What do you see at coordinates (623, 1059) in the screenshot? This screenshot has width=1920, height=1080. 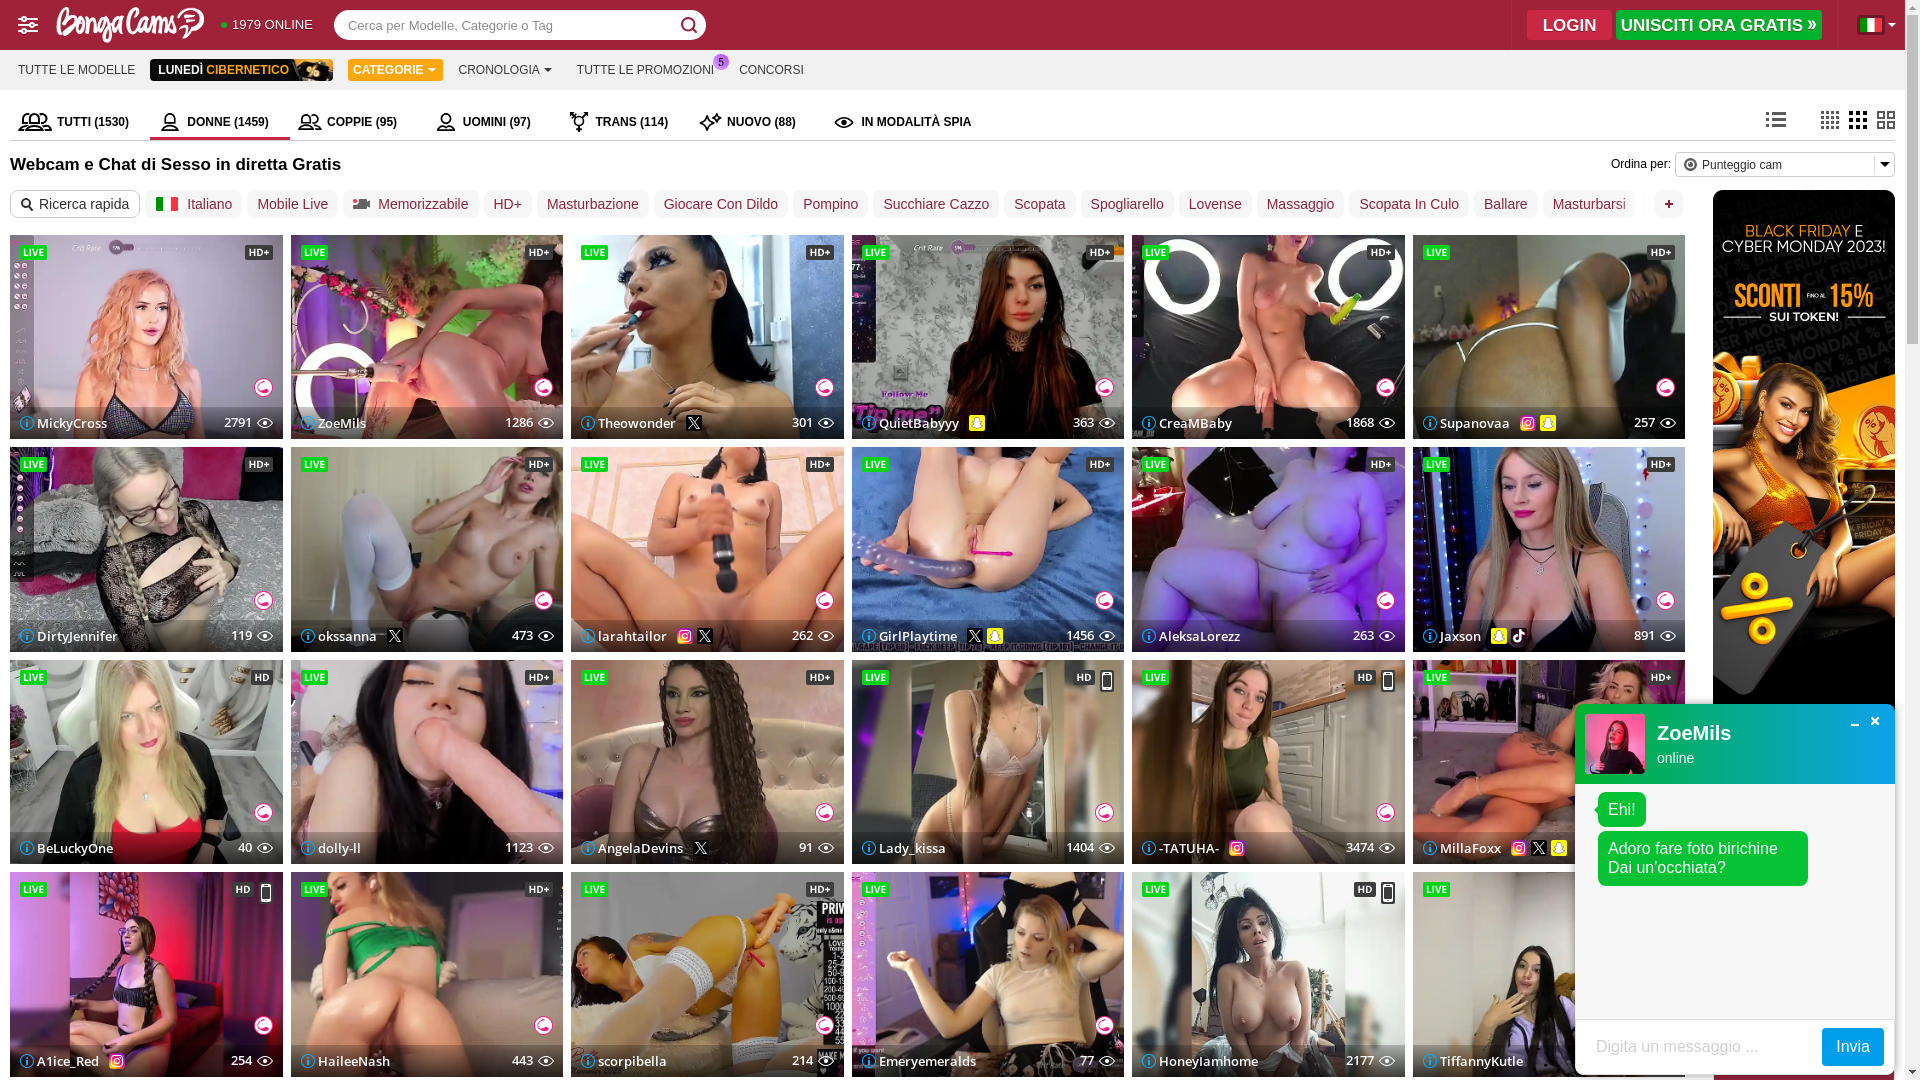 I see `'scorpibella'` at bounding box center [623, 1059].